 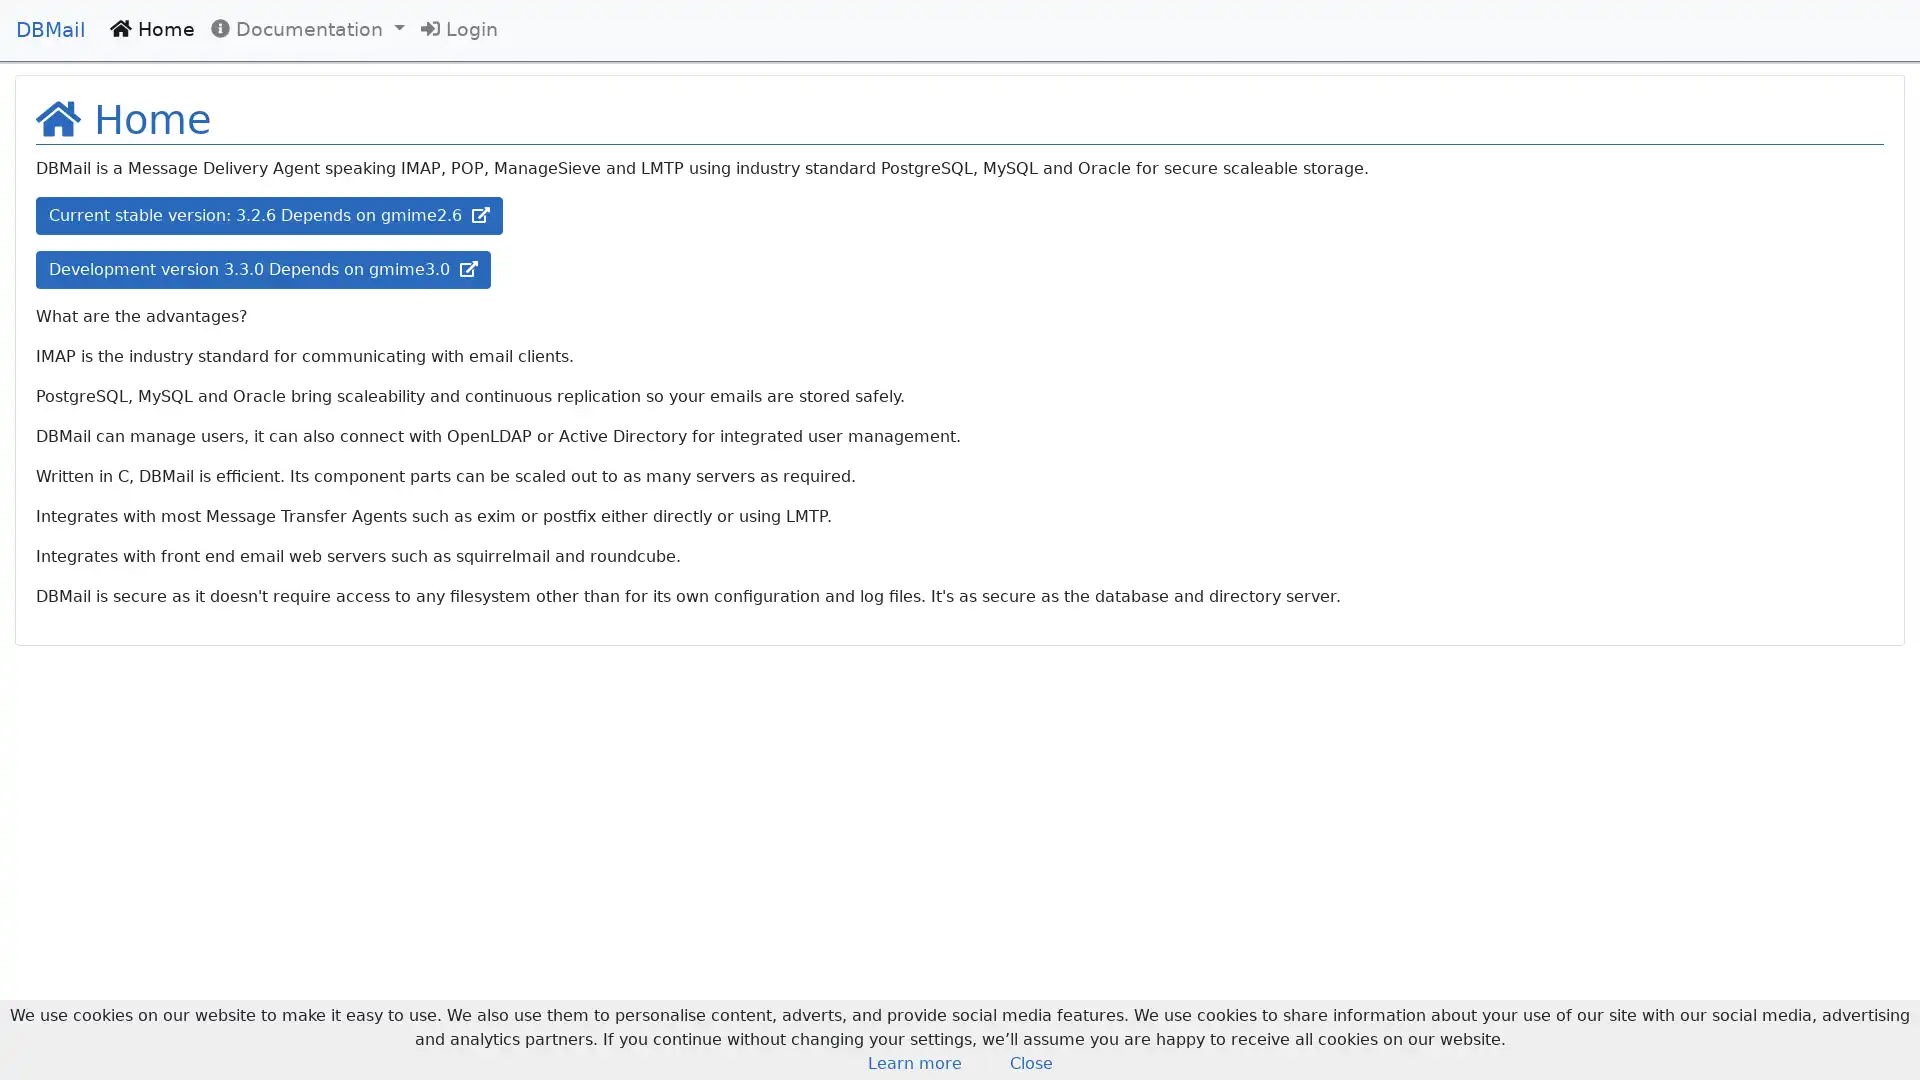 I want to click on Development version 3.3.0 Depends on gmime3.0, so click(x=262, y=270).